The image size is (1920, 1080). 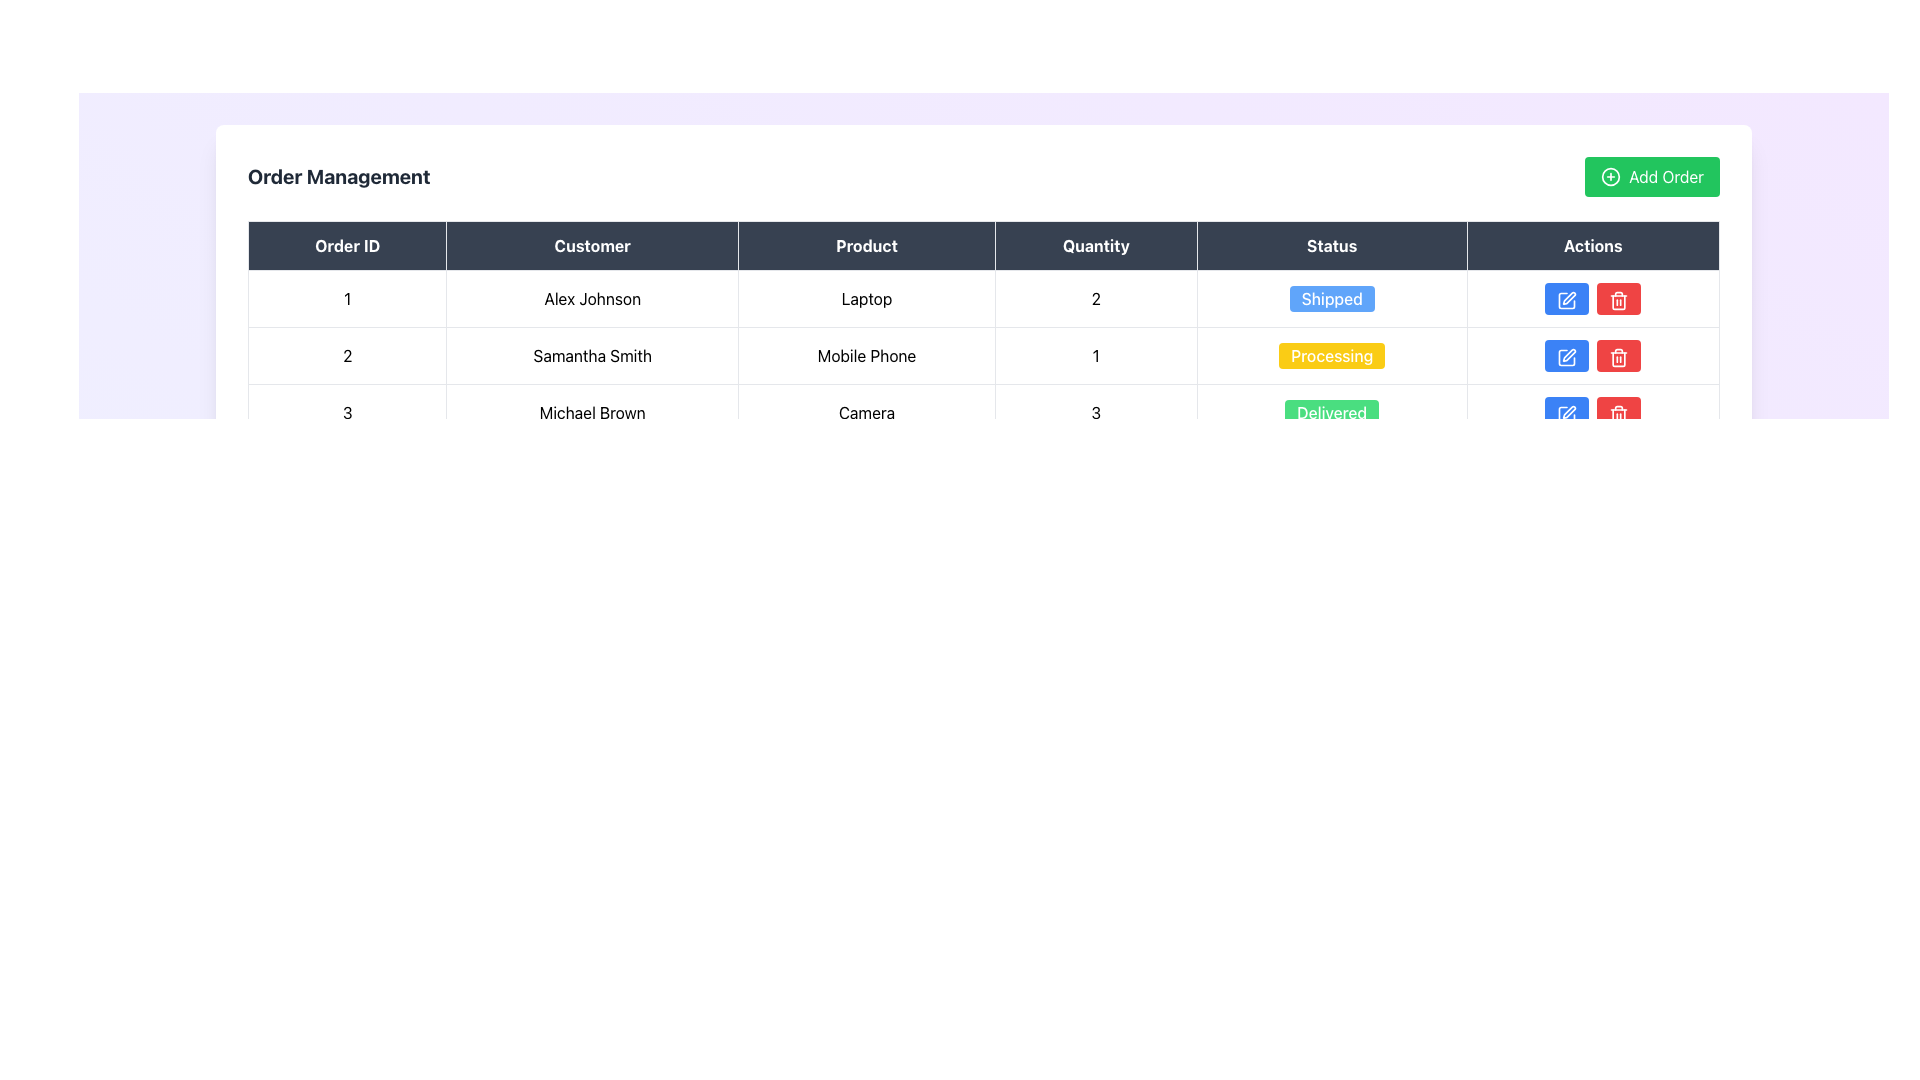 What do you see at coordinates (347, 354) in the screenshot?
I see `on the table cell containing the identifier '2' in the second row and first column` at bounding box center [347, 354].